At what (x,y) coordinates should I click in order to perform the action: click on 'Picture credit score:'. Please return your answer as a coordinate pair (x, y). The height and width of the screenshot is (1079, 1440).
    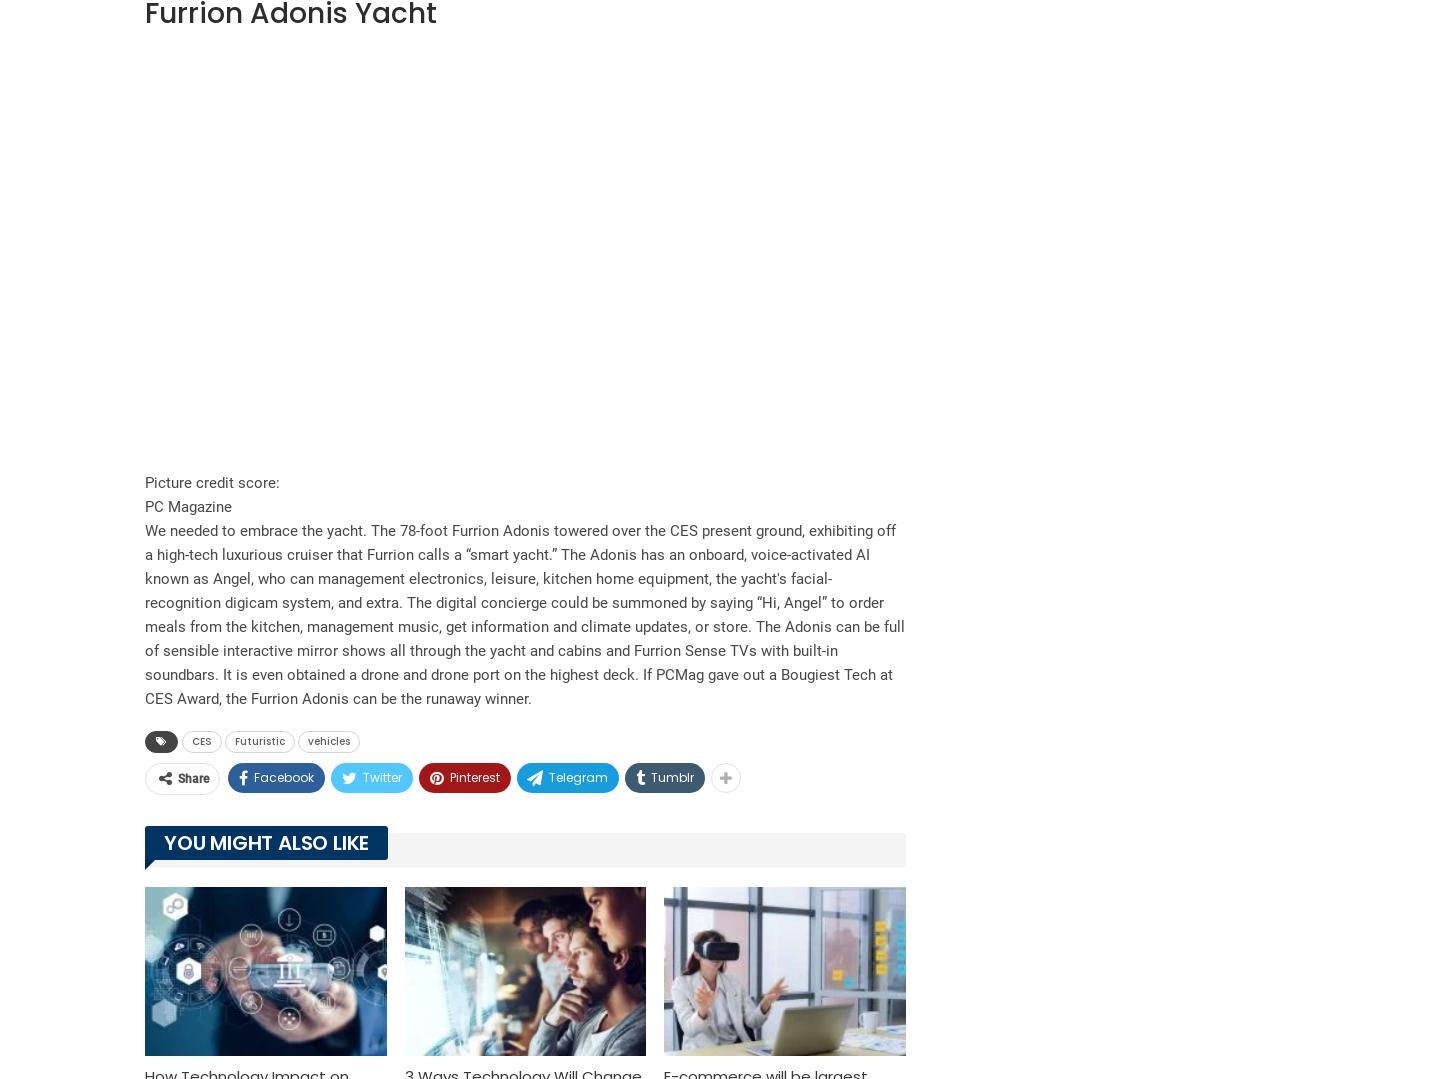
    Looking at the image, I should click on (144, 480).